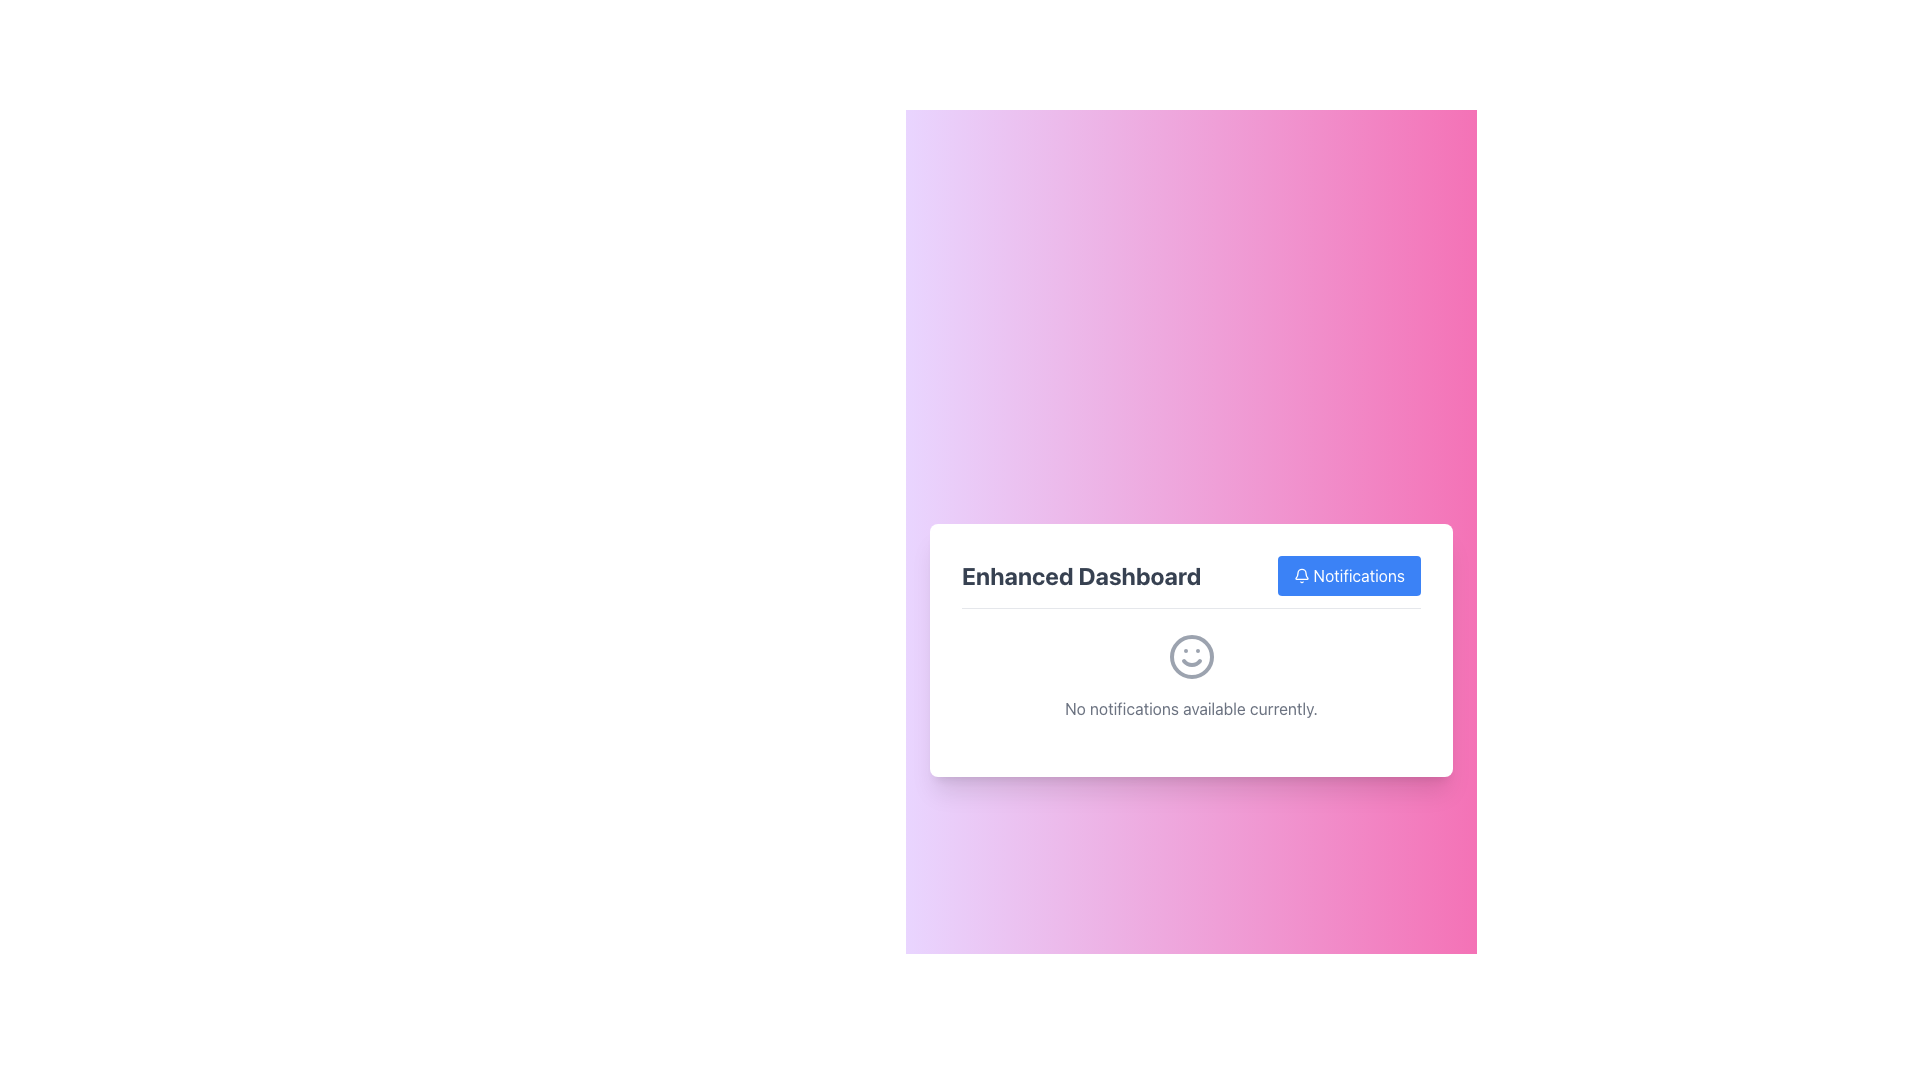 This screenshot has width=1920, height=1080. What do you see at coordinates (1191, 687) in the screenshot?
I see `the central notification display element featuring a circular smiley face icon and the text 'No notifications available currently.'` at bounding box center [1191, 687].